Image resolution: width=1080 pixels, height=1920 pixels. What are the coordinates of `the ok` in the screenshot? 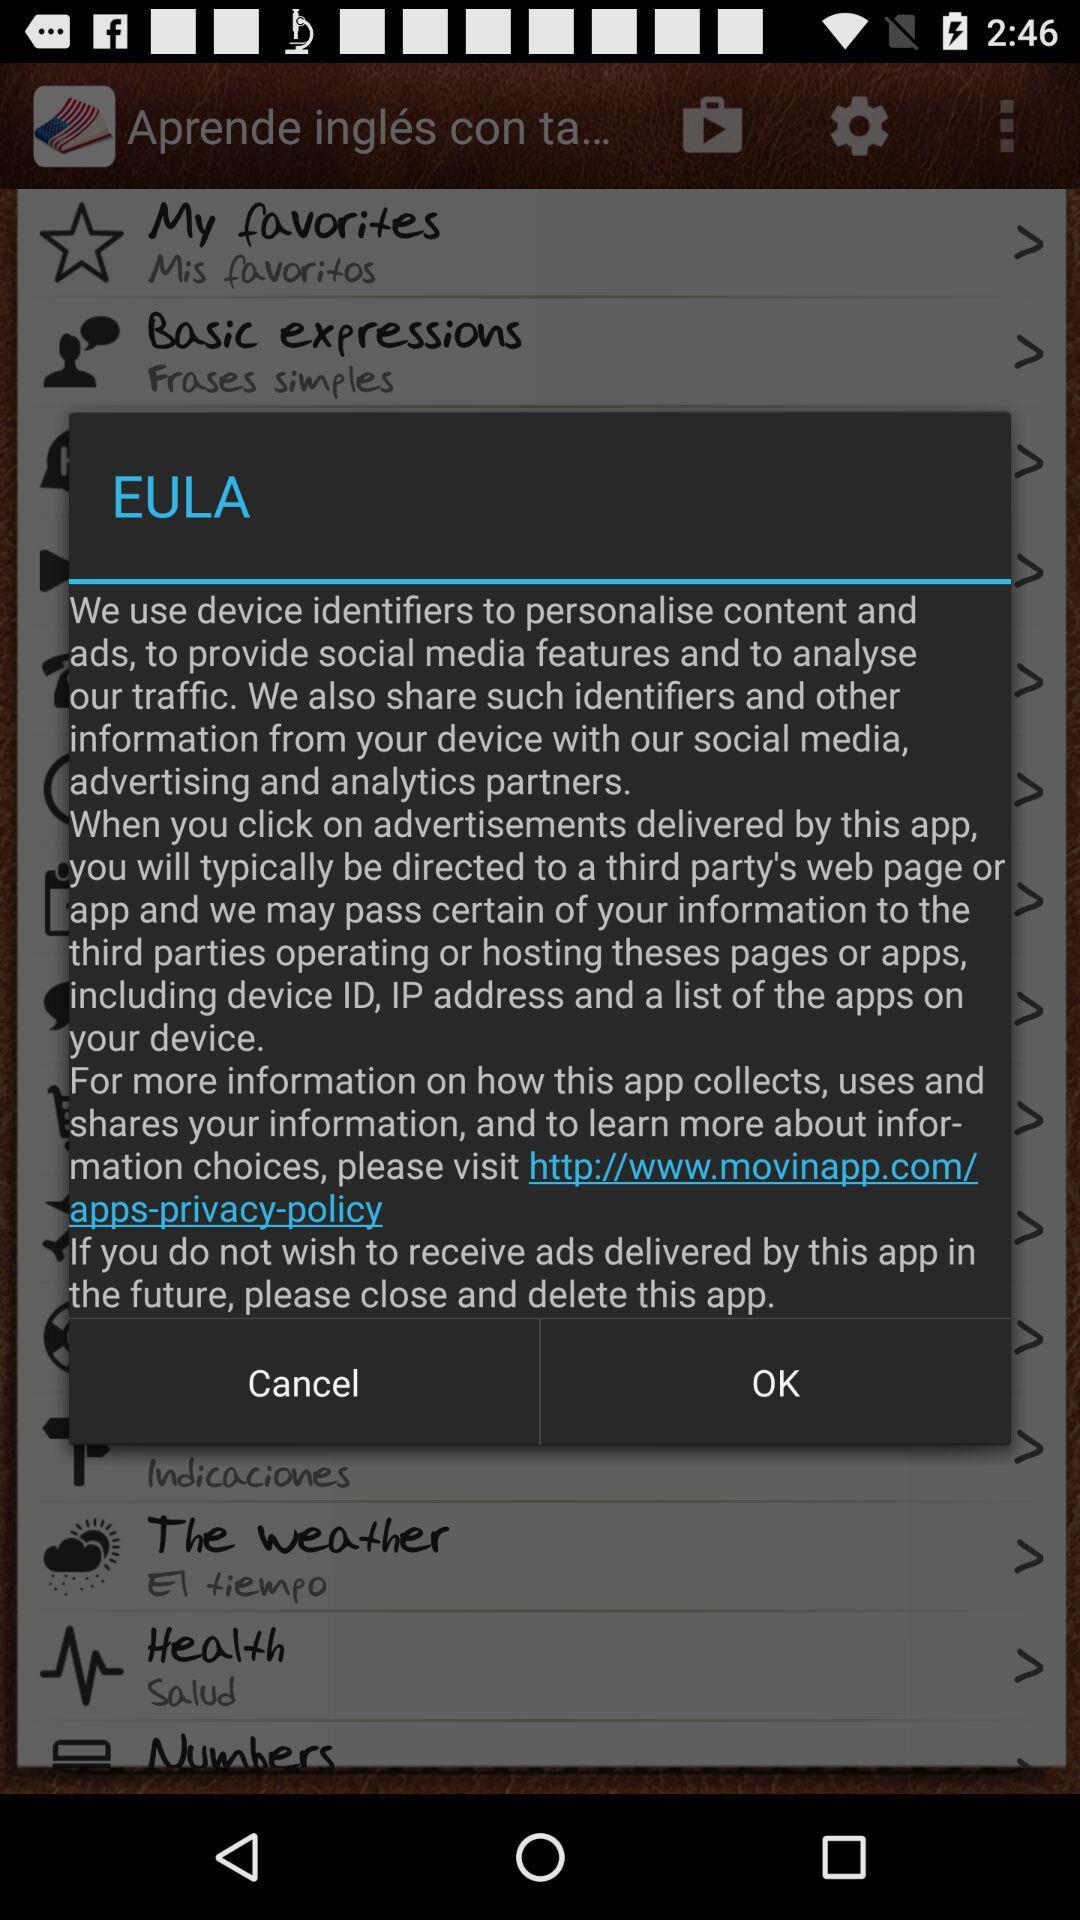 It's located at (774, 1381).